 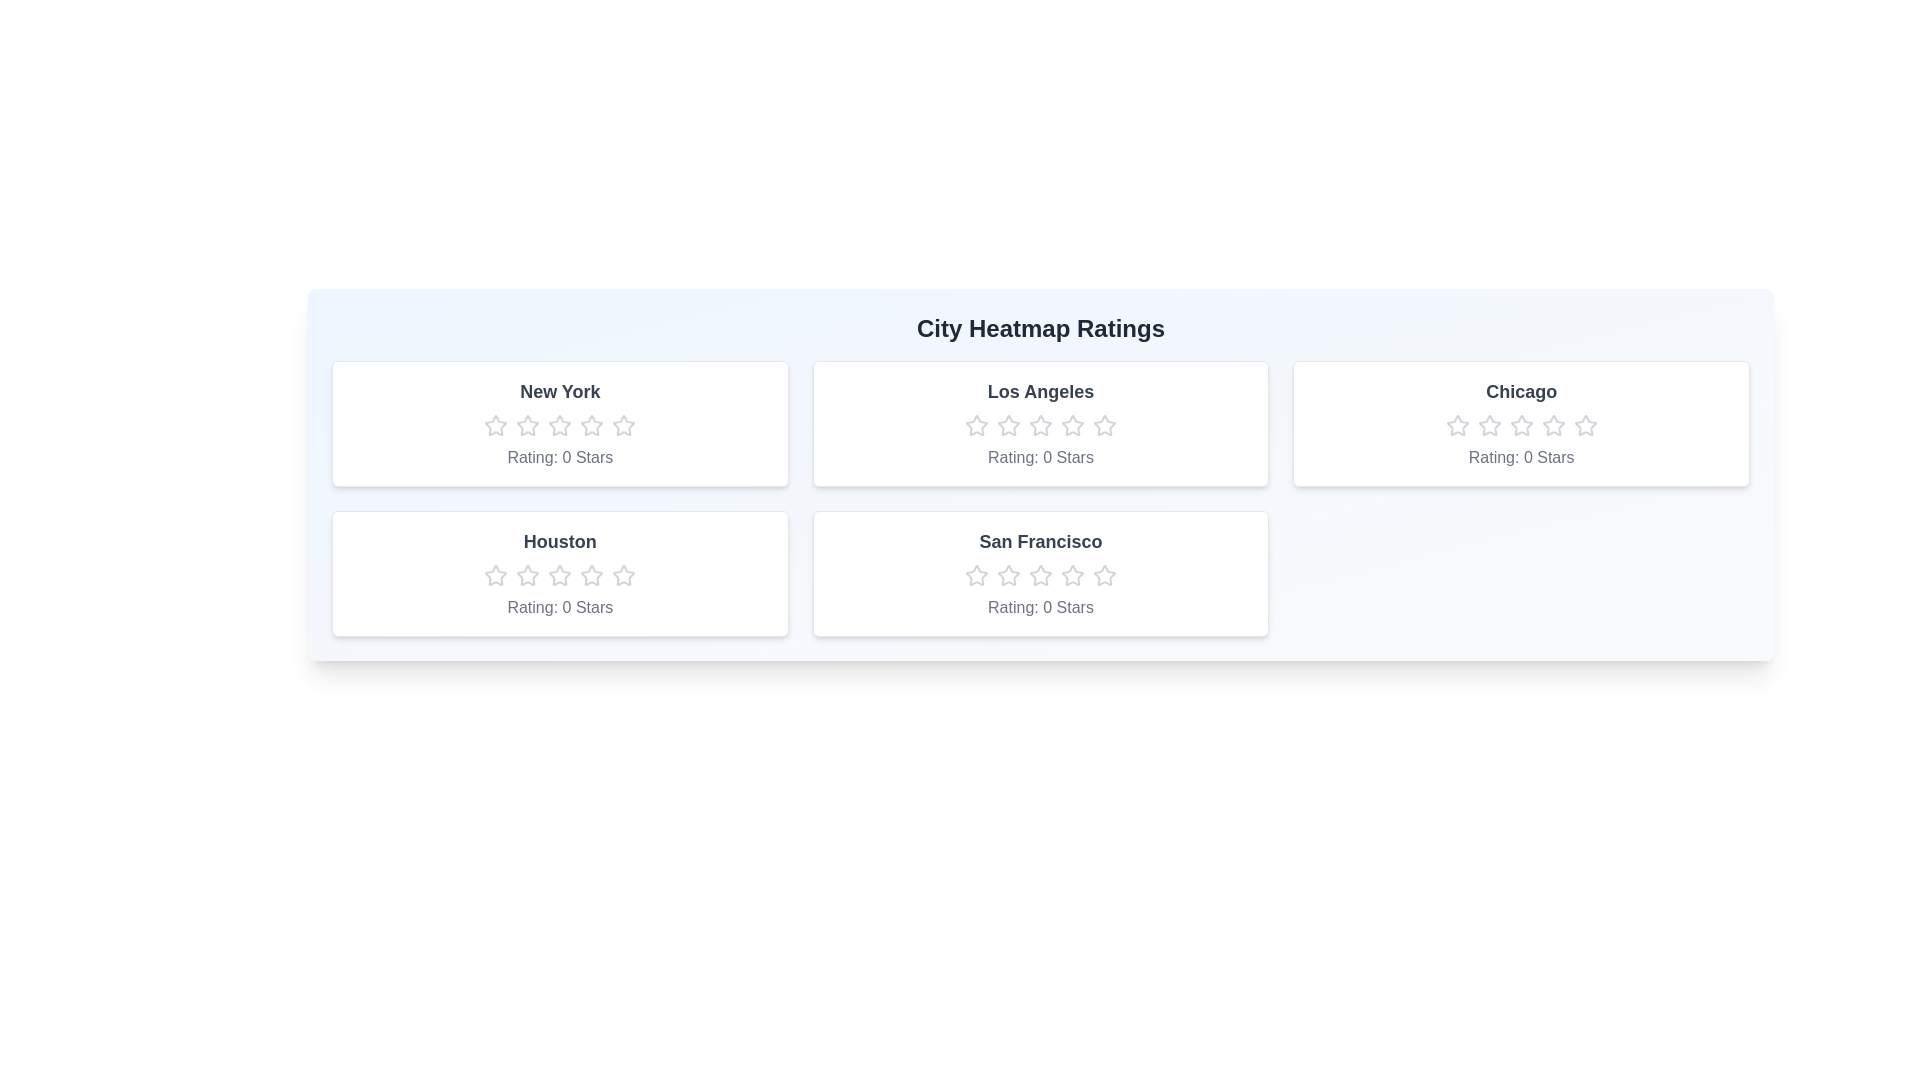 What do you see at coordinates (623, 424) in the screenshot?
I see `the New York rating star number 5` at bounding box center [623, 424].